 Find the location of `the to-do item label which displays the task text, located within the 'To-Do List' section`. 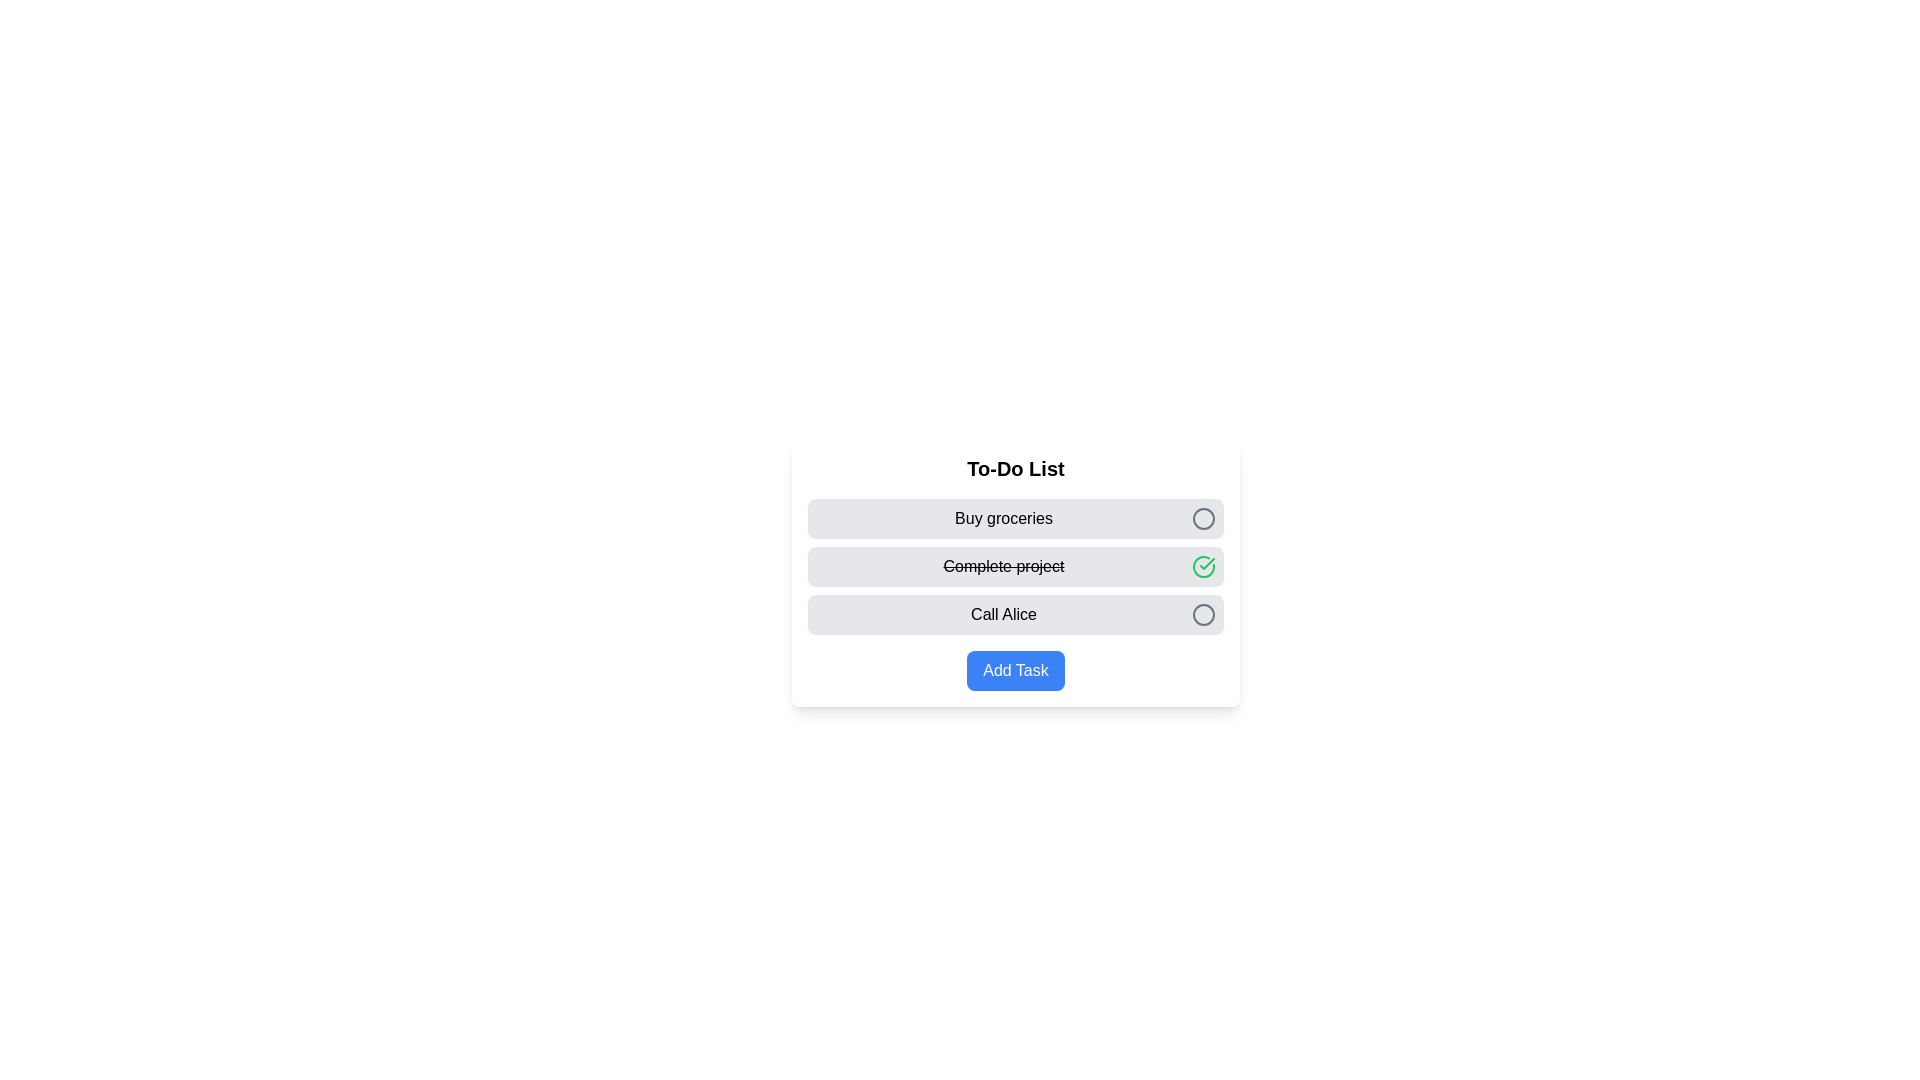

the to-do item label which displays the task text, located within the 'To-Do List' section is located at coordinates (1003, 518).